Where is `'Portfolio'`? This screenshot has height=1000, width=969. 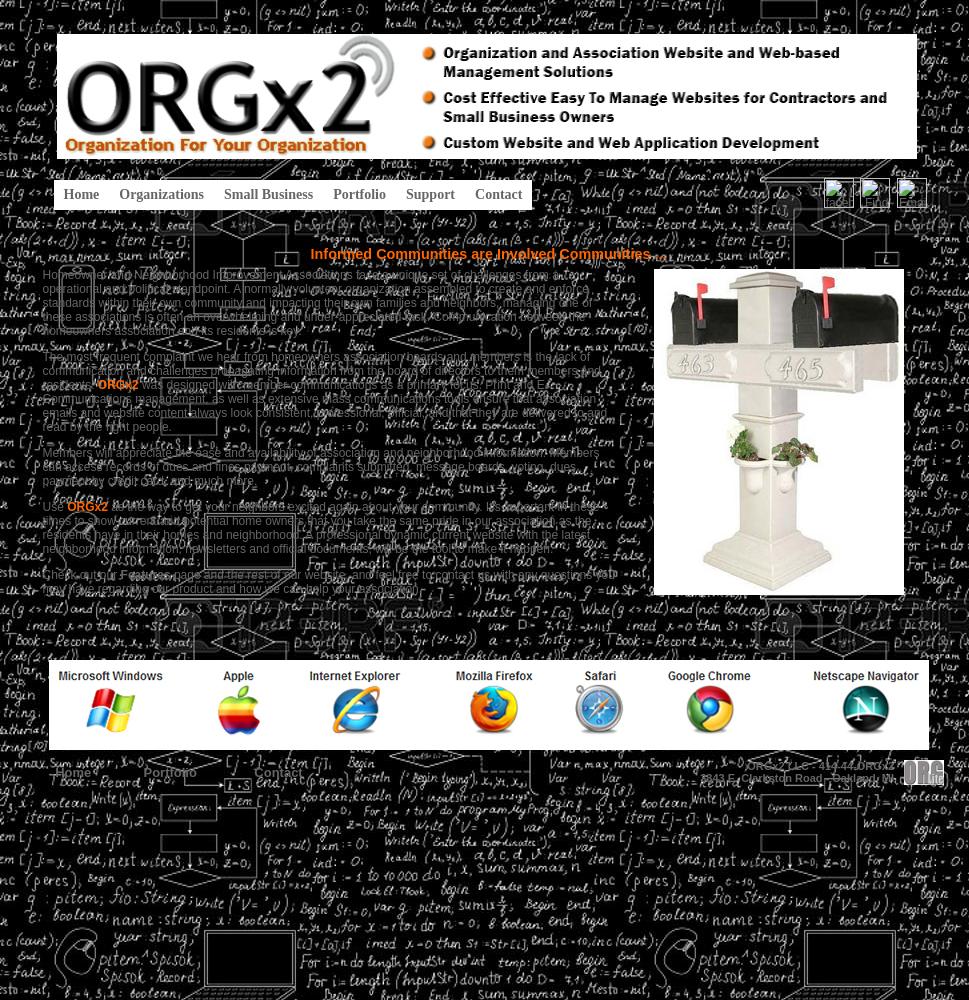
'Portfolio' is located at coordinates (168, 771).